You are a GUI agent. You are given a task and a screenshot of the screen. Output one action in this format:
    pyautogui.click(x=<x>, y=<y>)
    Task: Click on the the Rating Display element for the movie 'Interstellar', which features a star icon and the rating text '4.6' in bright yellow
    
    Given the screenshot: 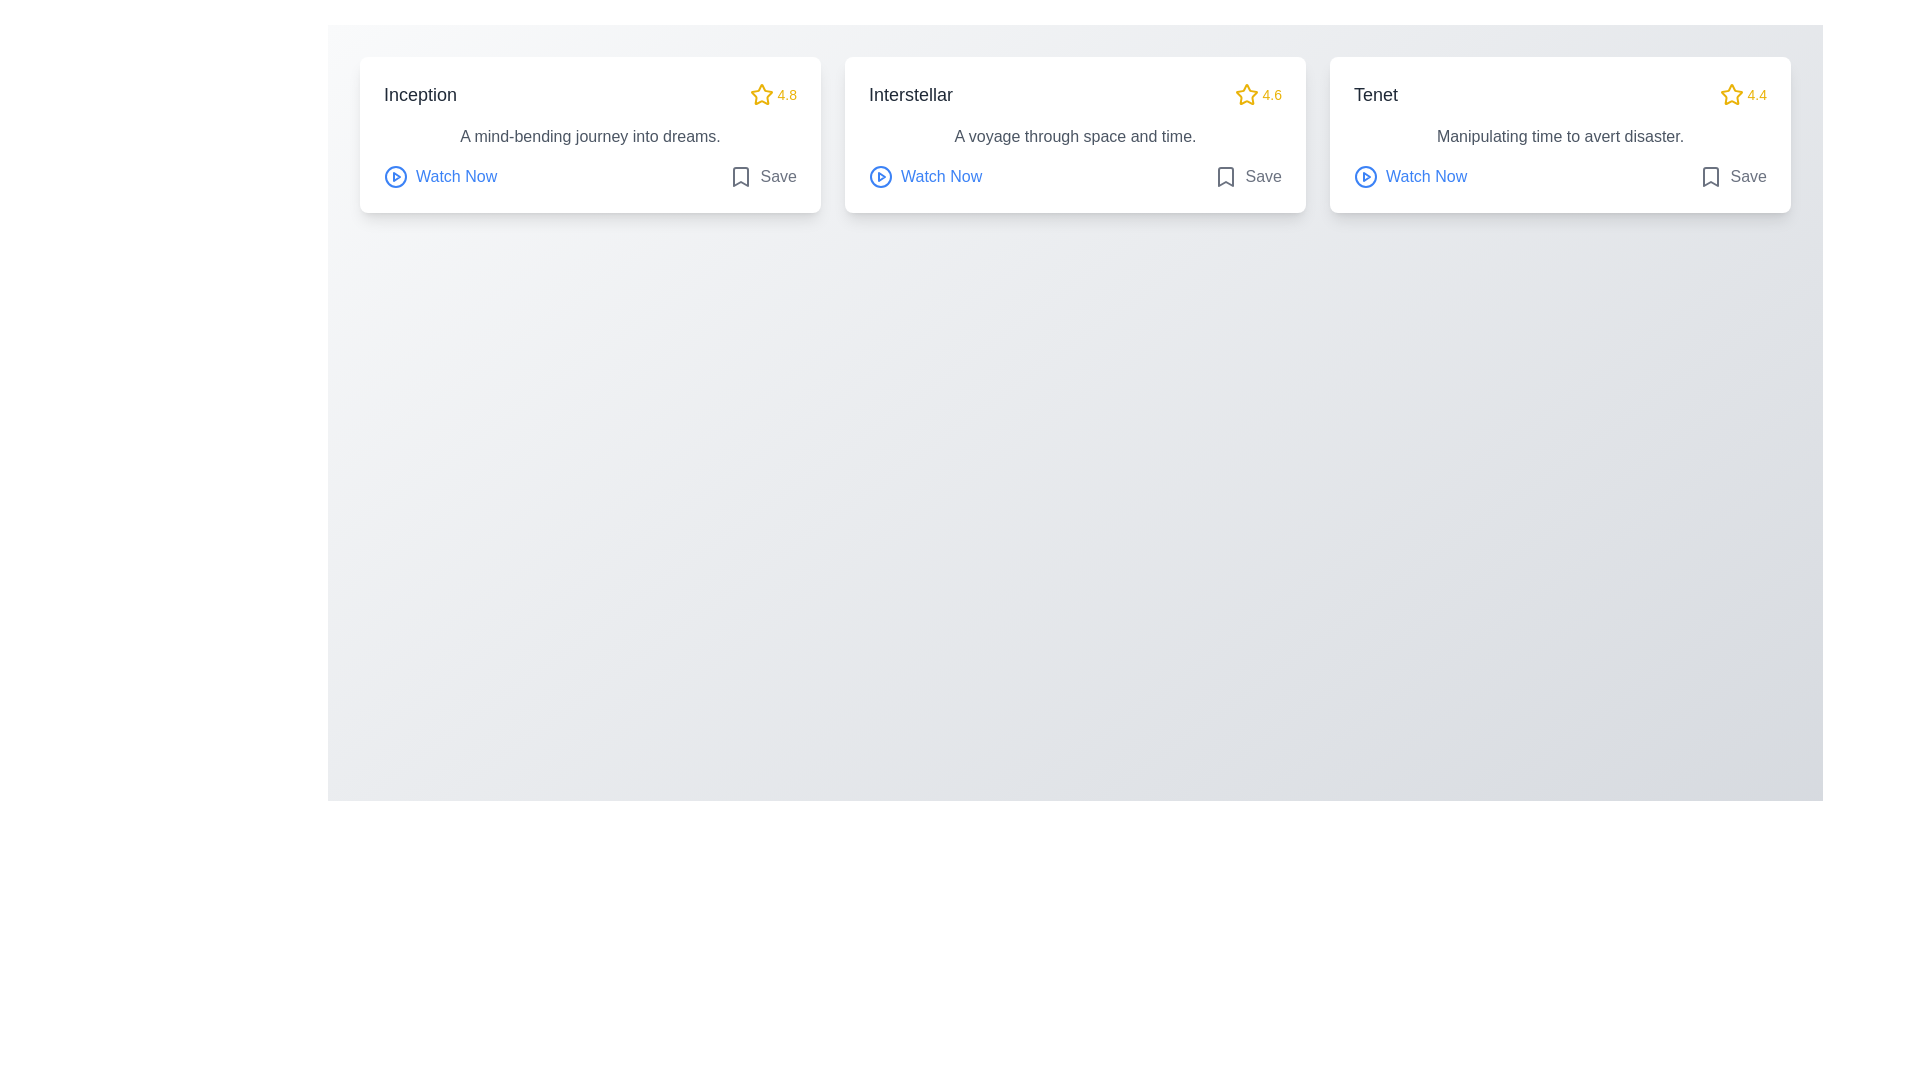 What is the action you would take?
    pyautogui.click(x=1257, y=95)
    